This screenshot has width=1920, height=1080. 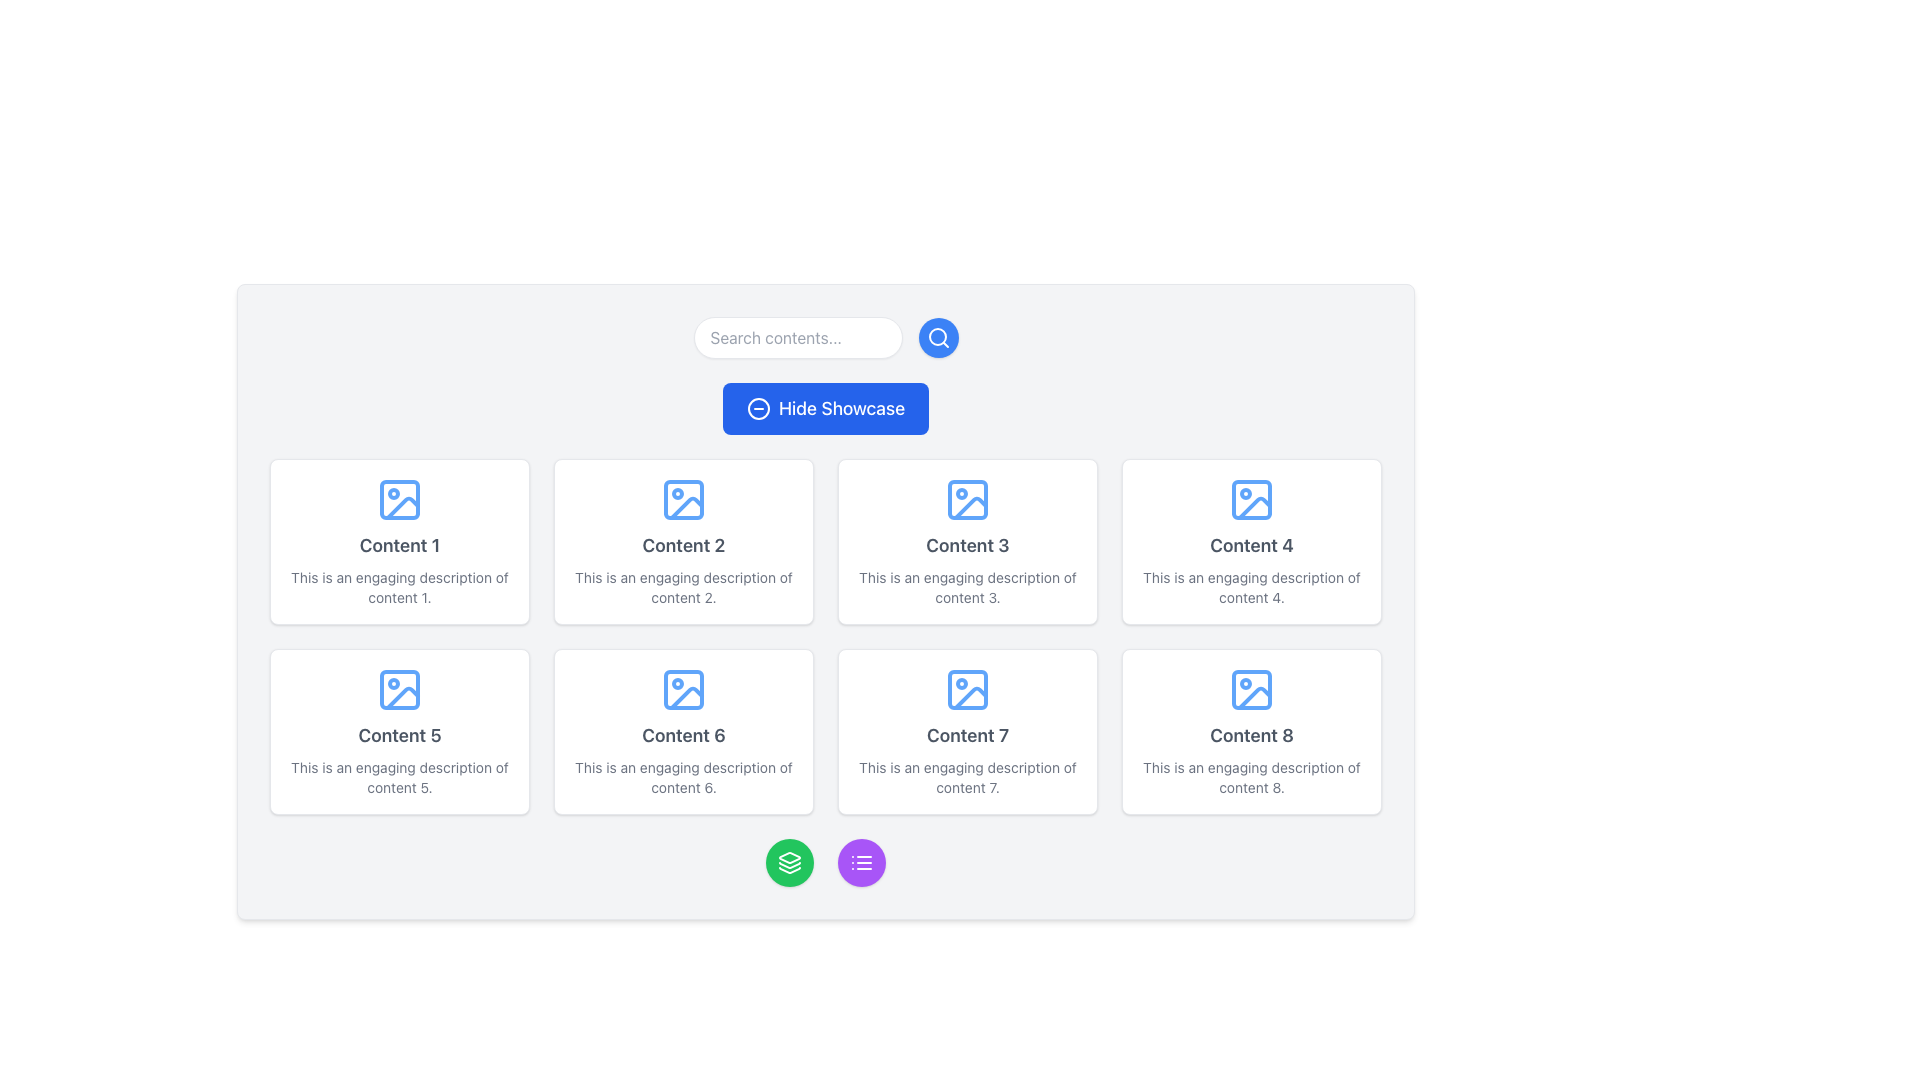 What do you see at coordinates (968, 736) in the screenshot?
I see `the text label displaying 'Content 7' which is styled with a bold and slightly larger font in dark gray, located within a card structure in the second row, third column of the grid layout` at bounding box center [968, 736].